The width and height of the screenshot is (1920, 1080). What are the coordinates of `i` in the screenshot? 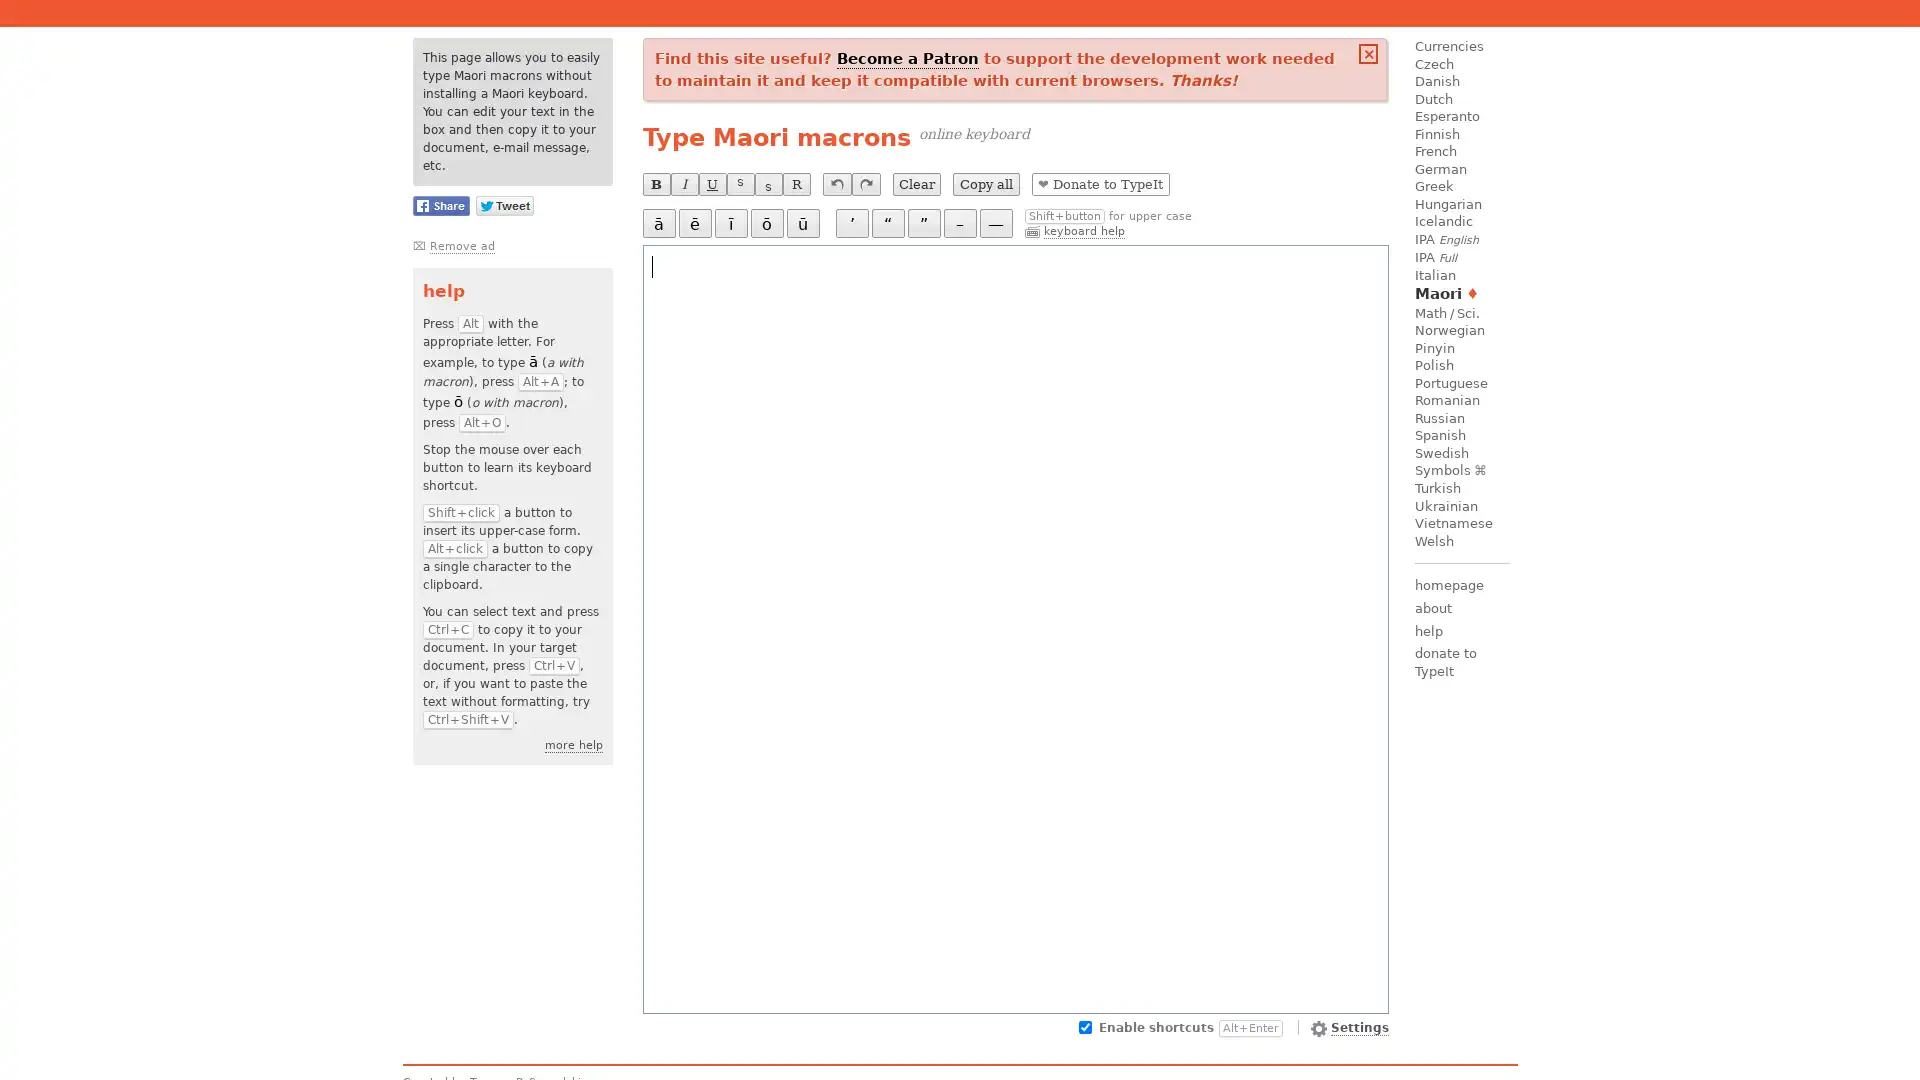 It's located at (729, 223).